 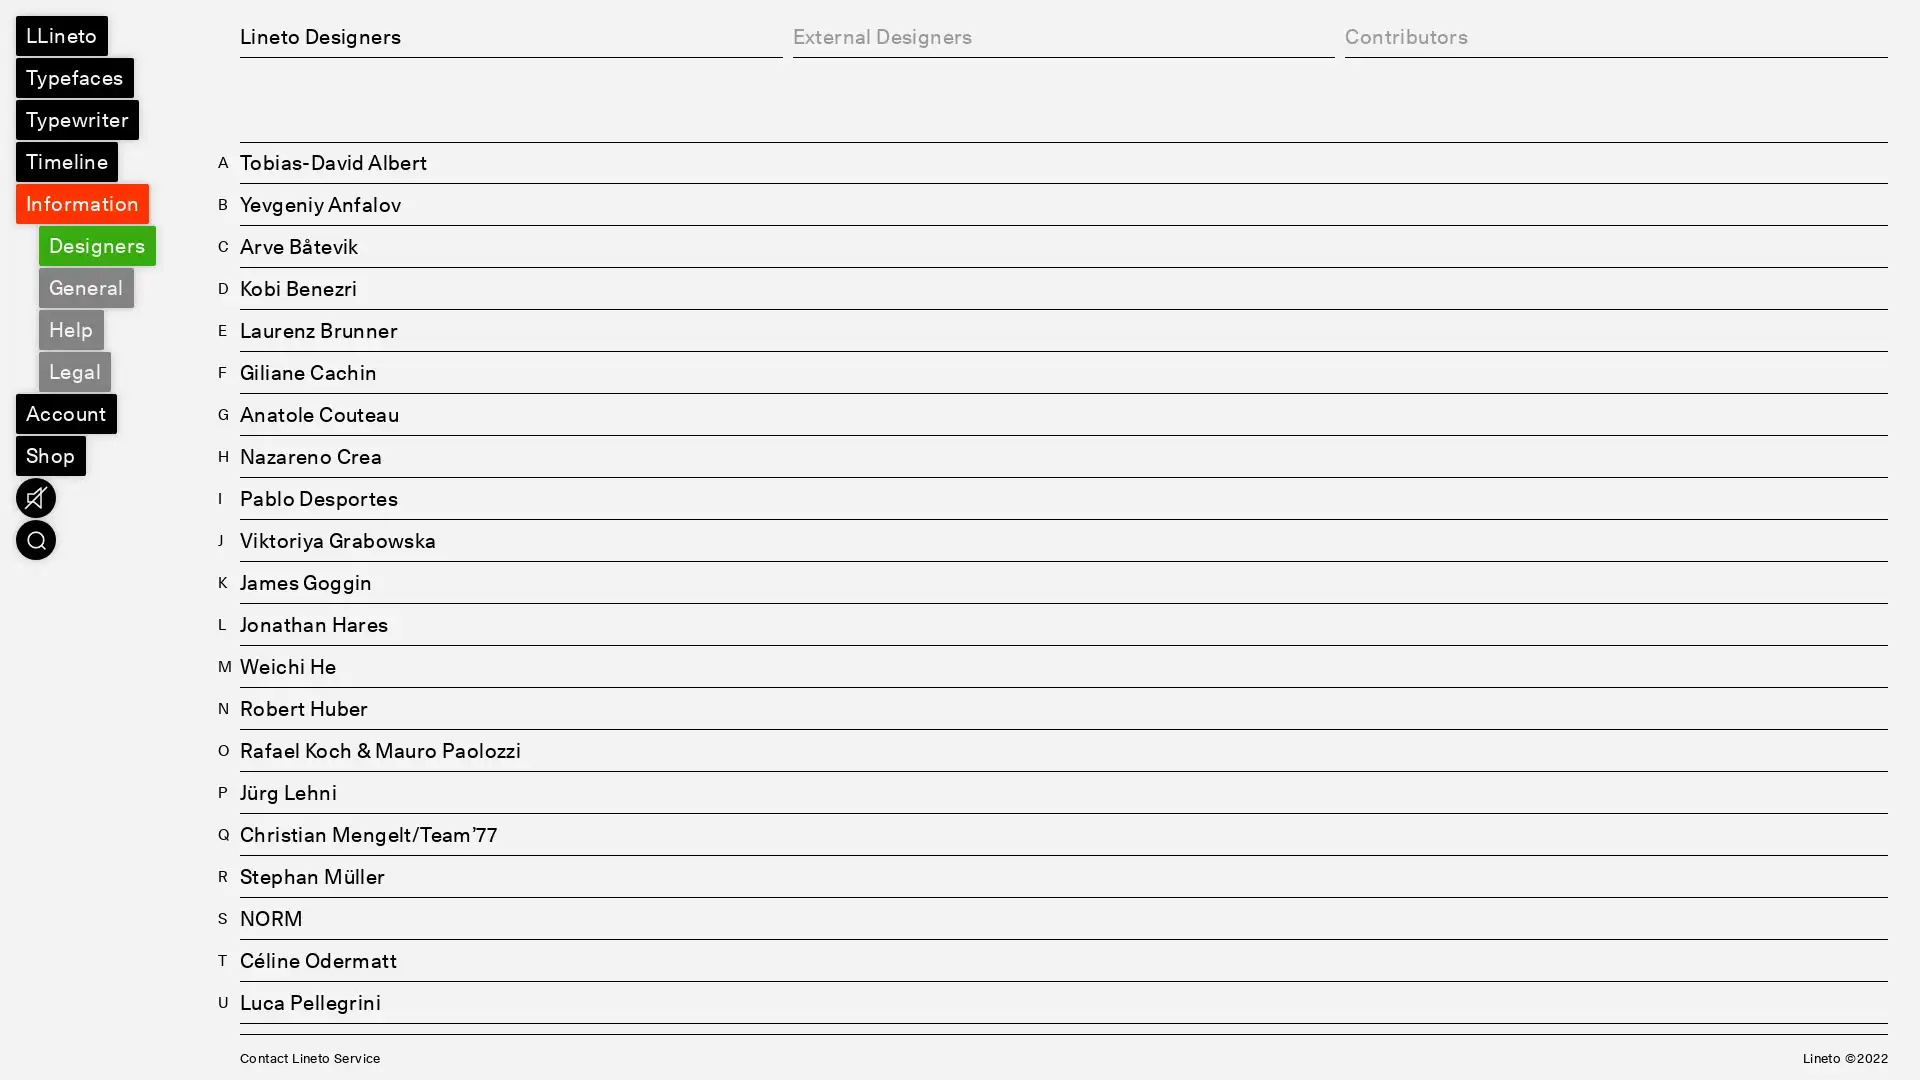 I want to click on LLineto, so click(x=61, y=35).